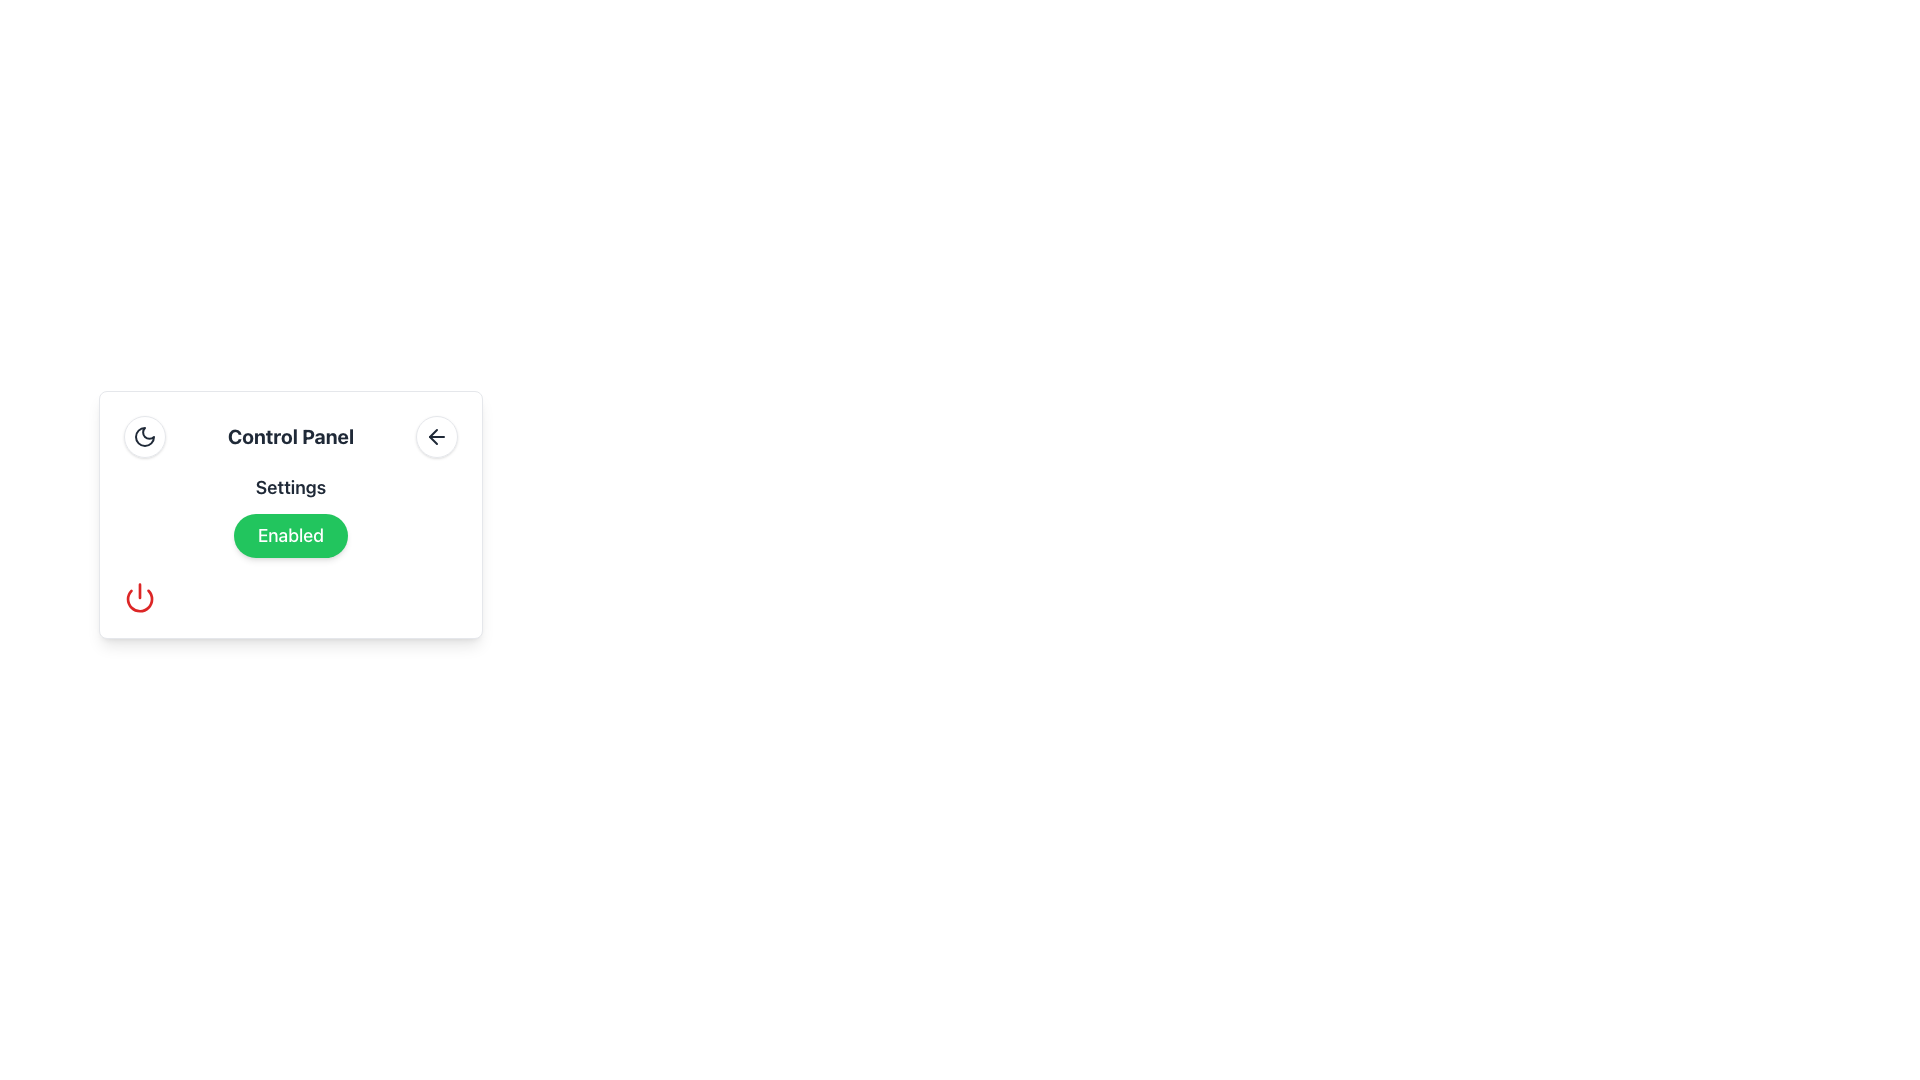 This screenshot has width=1920, height=1080. I want to click on the night mode icon located in the top-left corner of the 'Control Panel' card, so click(143, 435).